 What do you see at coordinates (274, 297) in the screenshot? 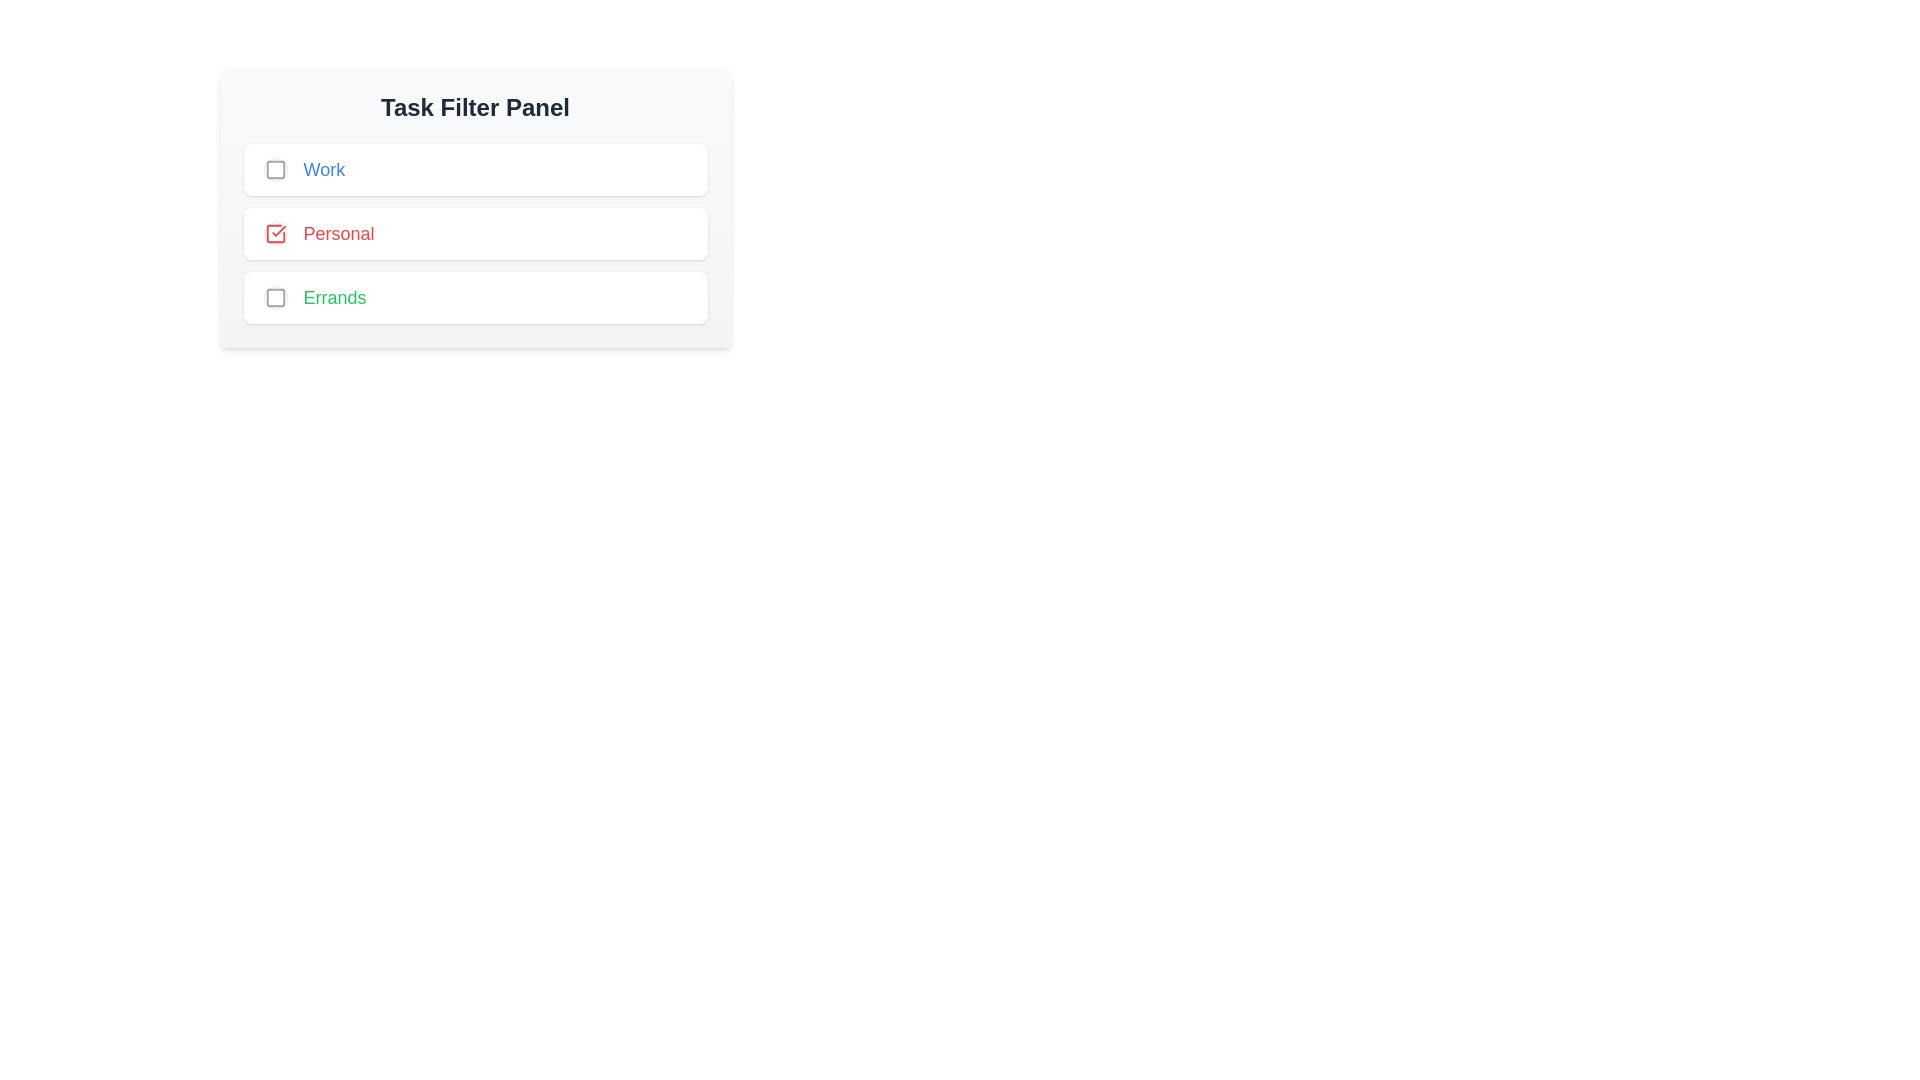
I see `the selection state icon for the 'Errands' task category, which indicates whether this task category is selected or not` at bounding box center [274, 297].